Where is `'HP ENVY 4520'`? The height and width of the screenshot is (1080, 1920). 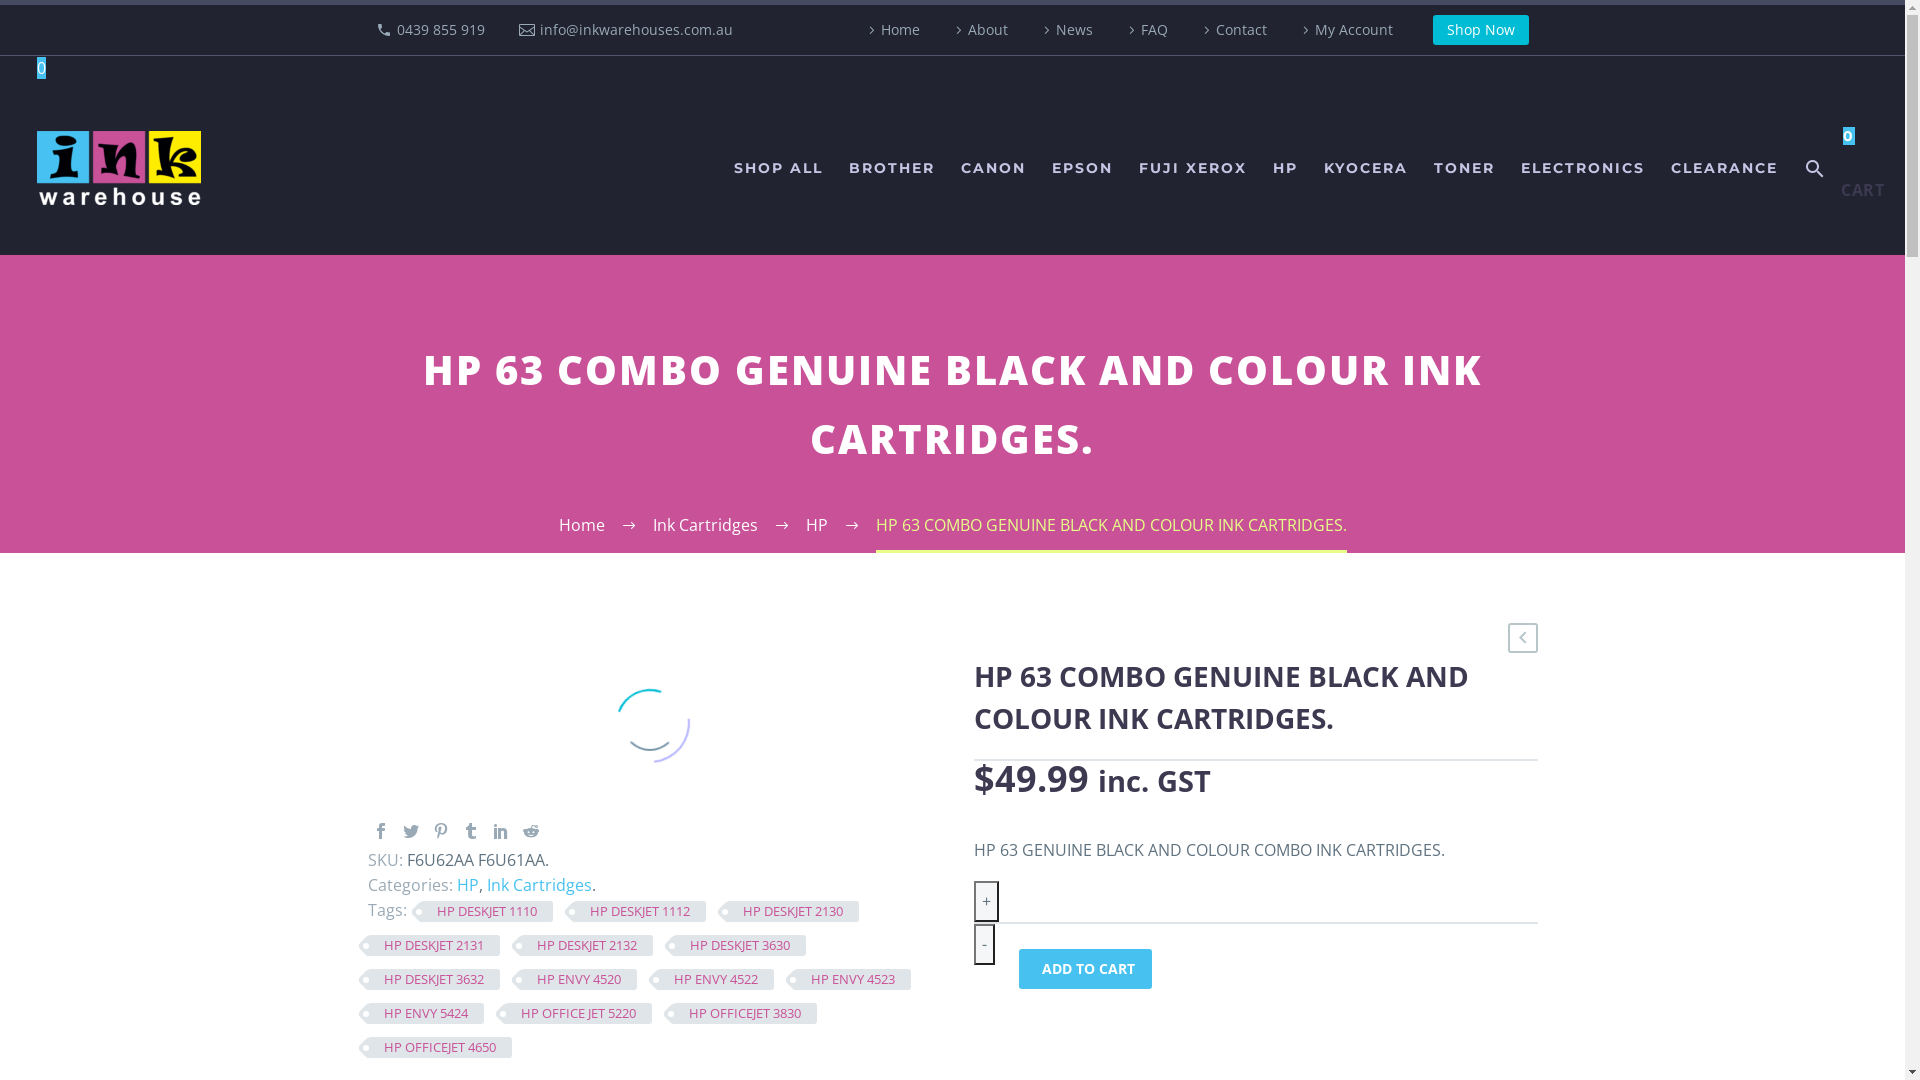 'HP ENVY 4520' is located at coordinates (519, 978).